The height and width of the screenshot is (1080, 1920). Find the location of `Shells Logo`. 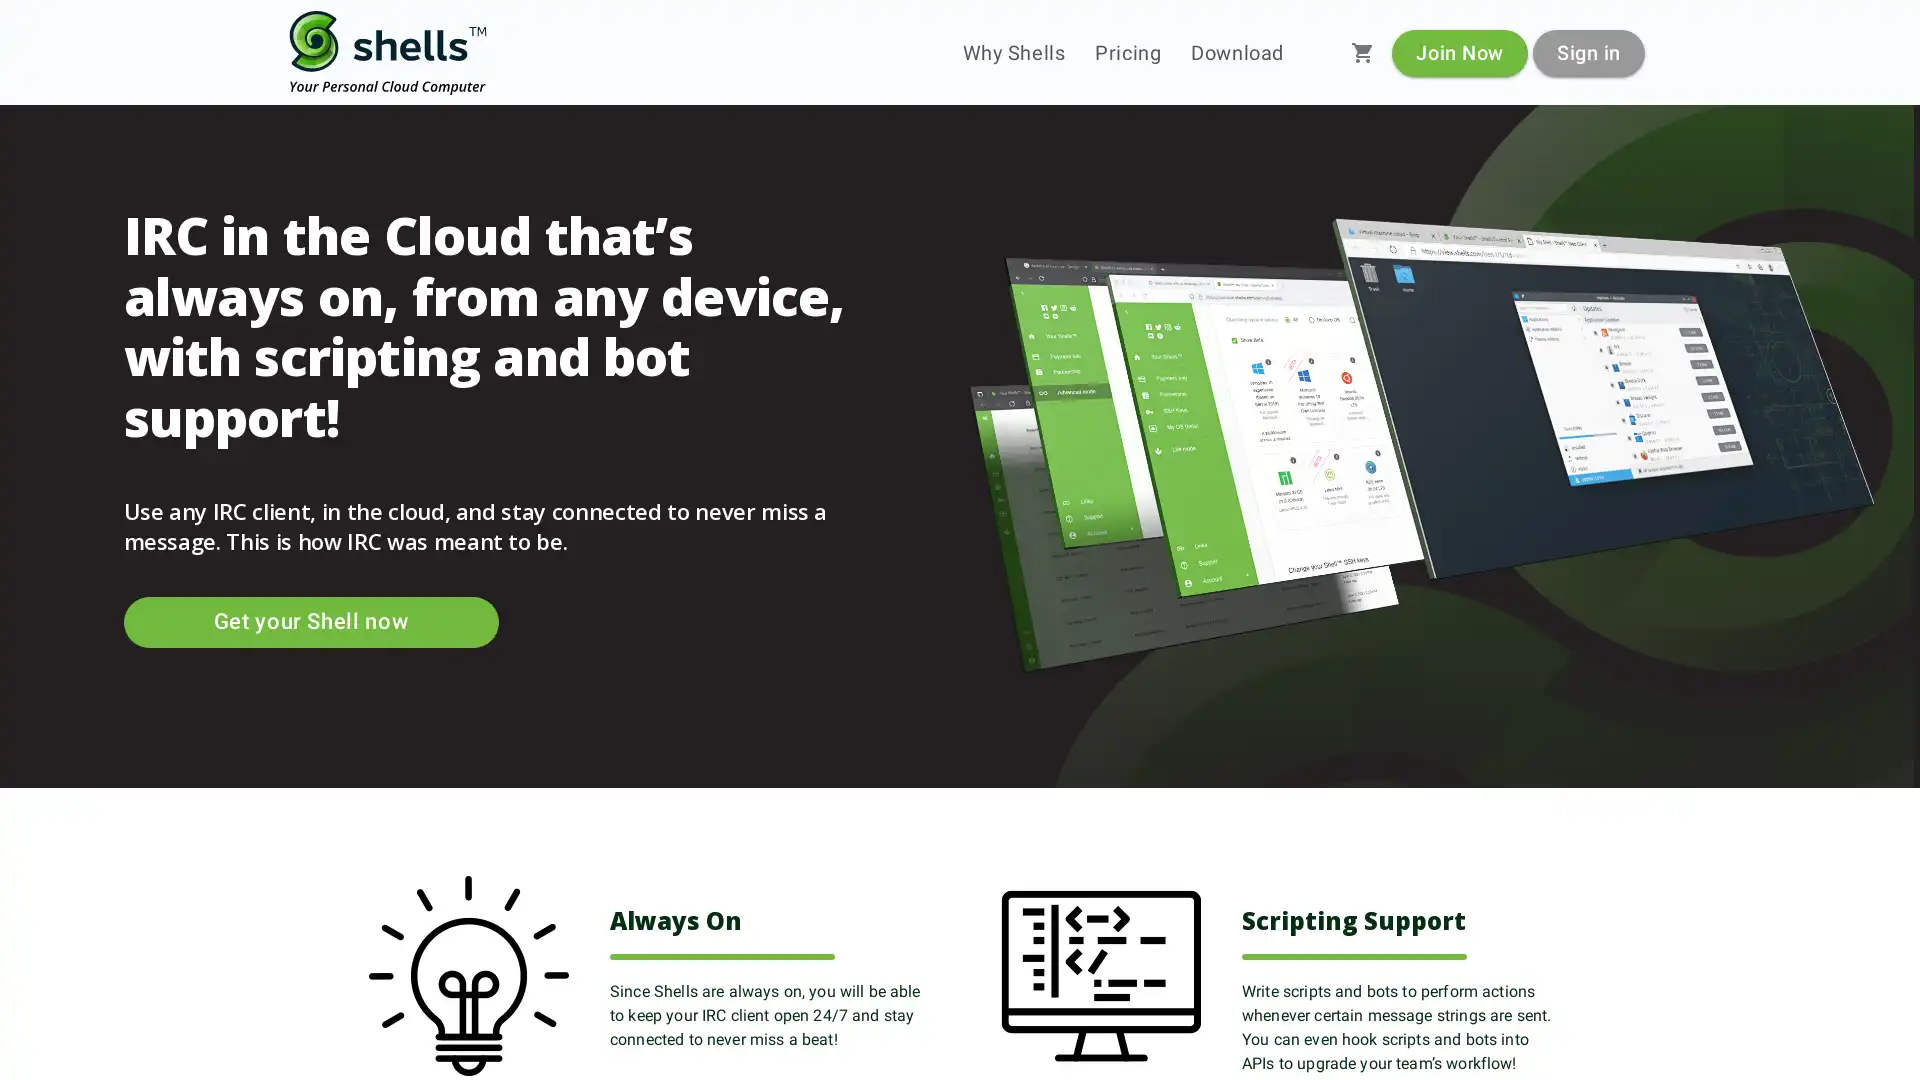

Shells Logo is located at coordinates (388, 52).